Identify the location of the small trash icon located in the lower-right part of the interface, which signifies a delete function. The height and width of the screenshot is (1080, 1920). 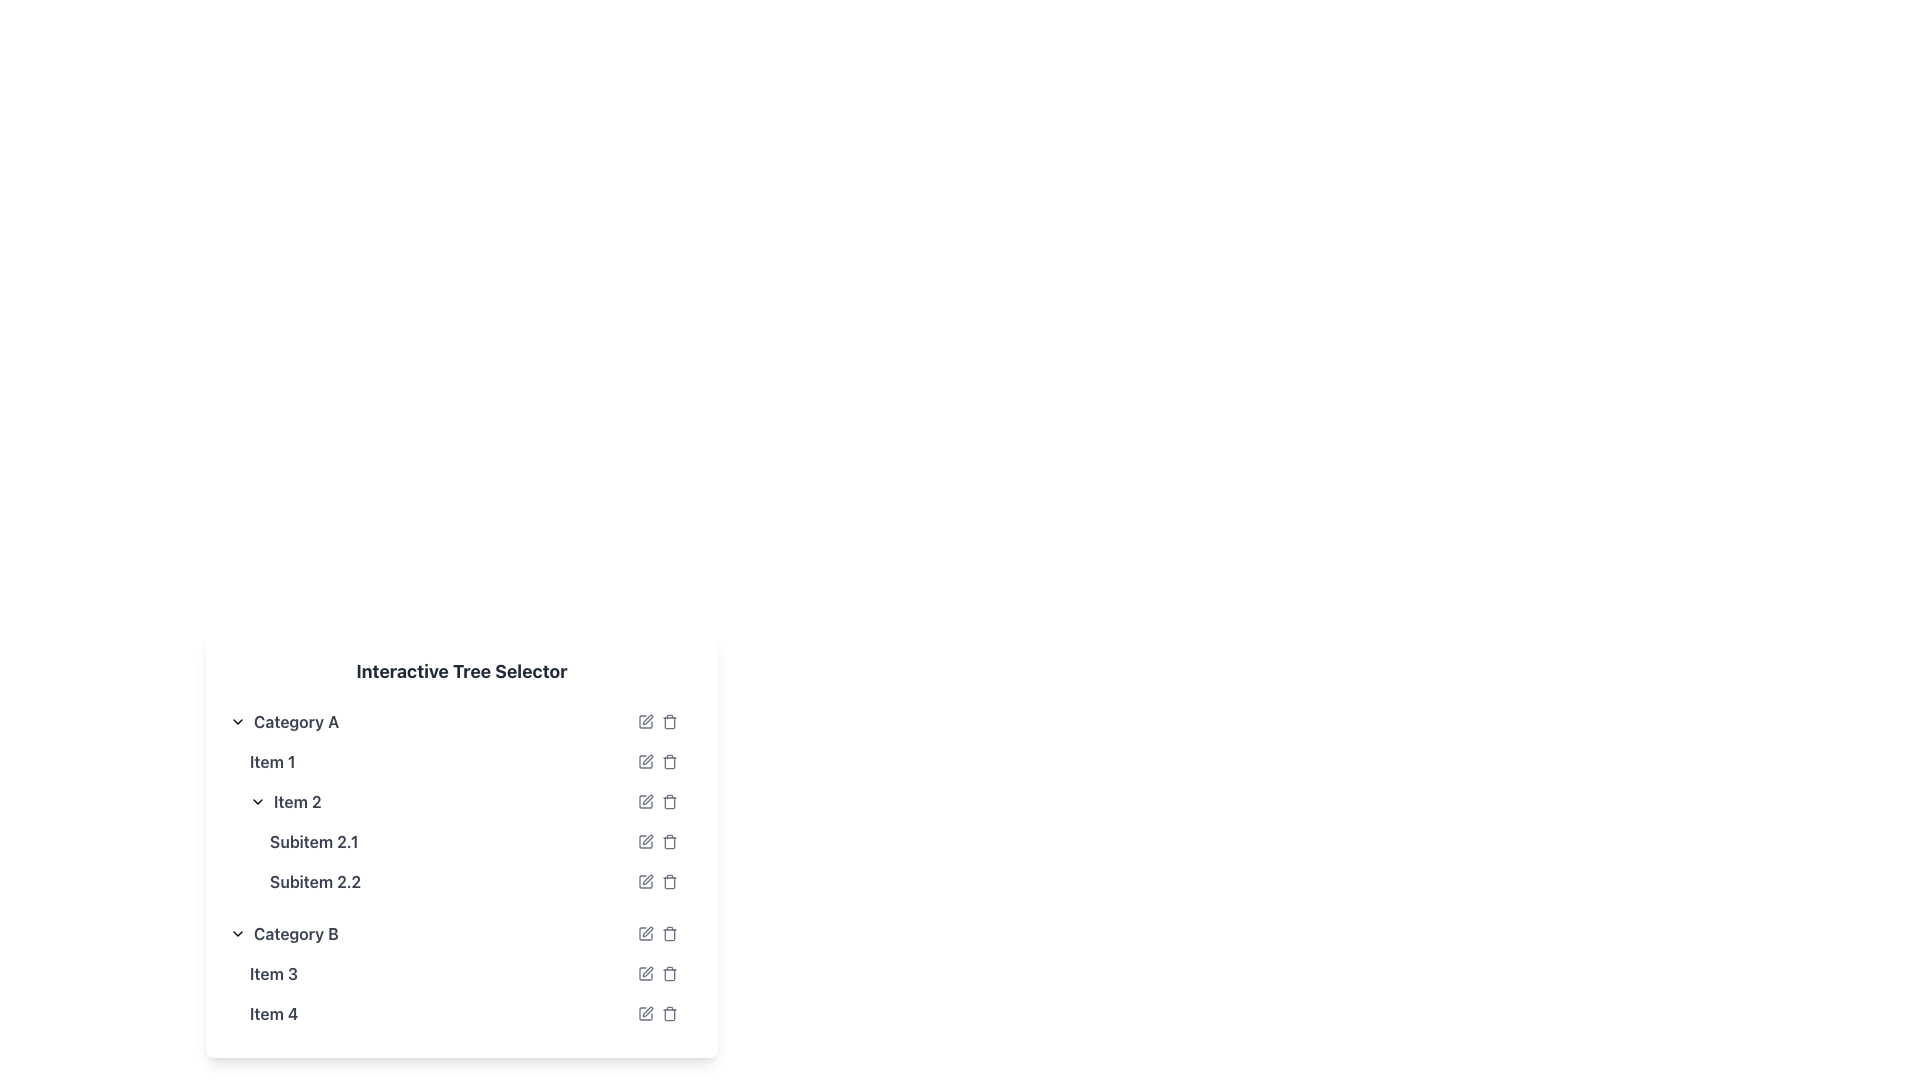
(670, 762).